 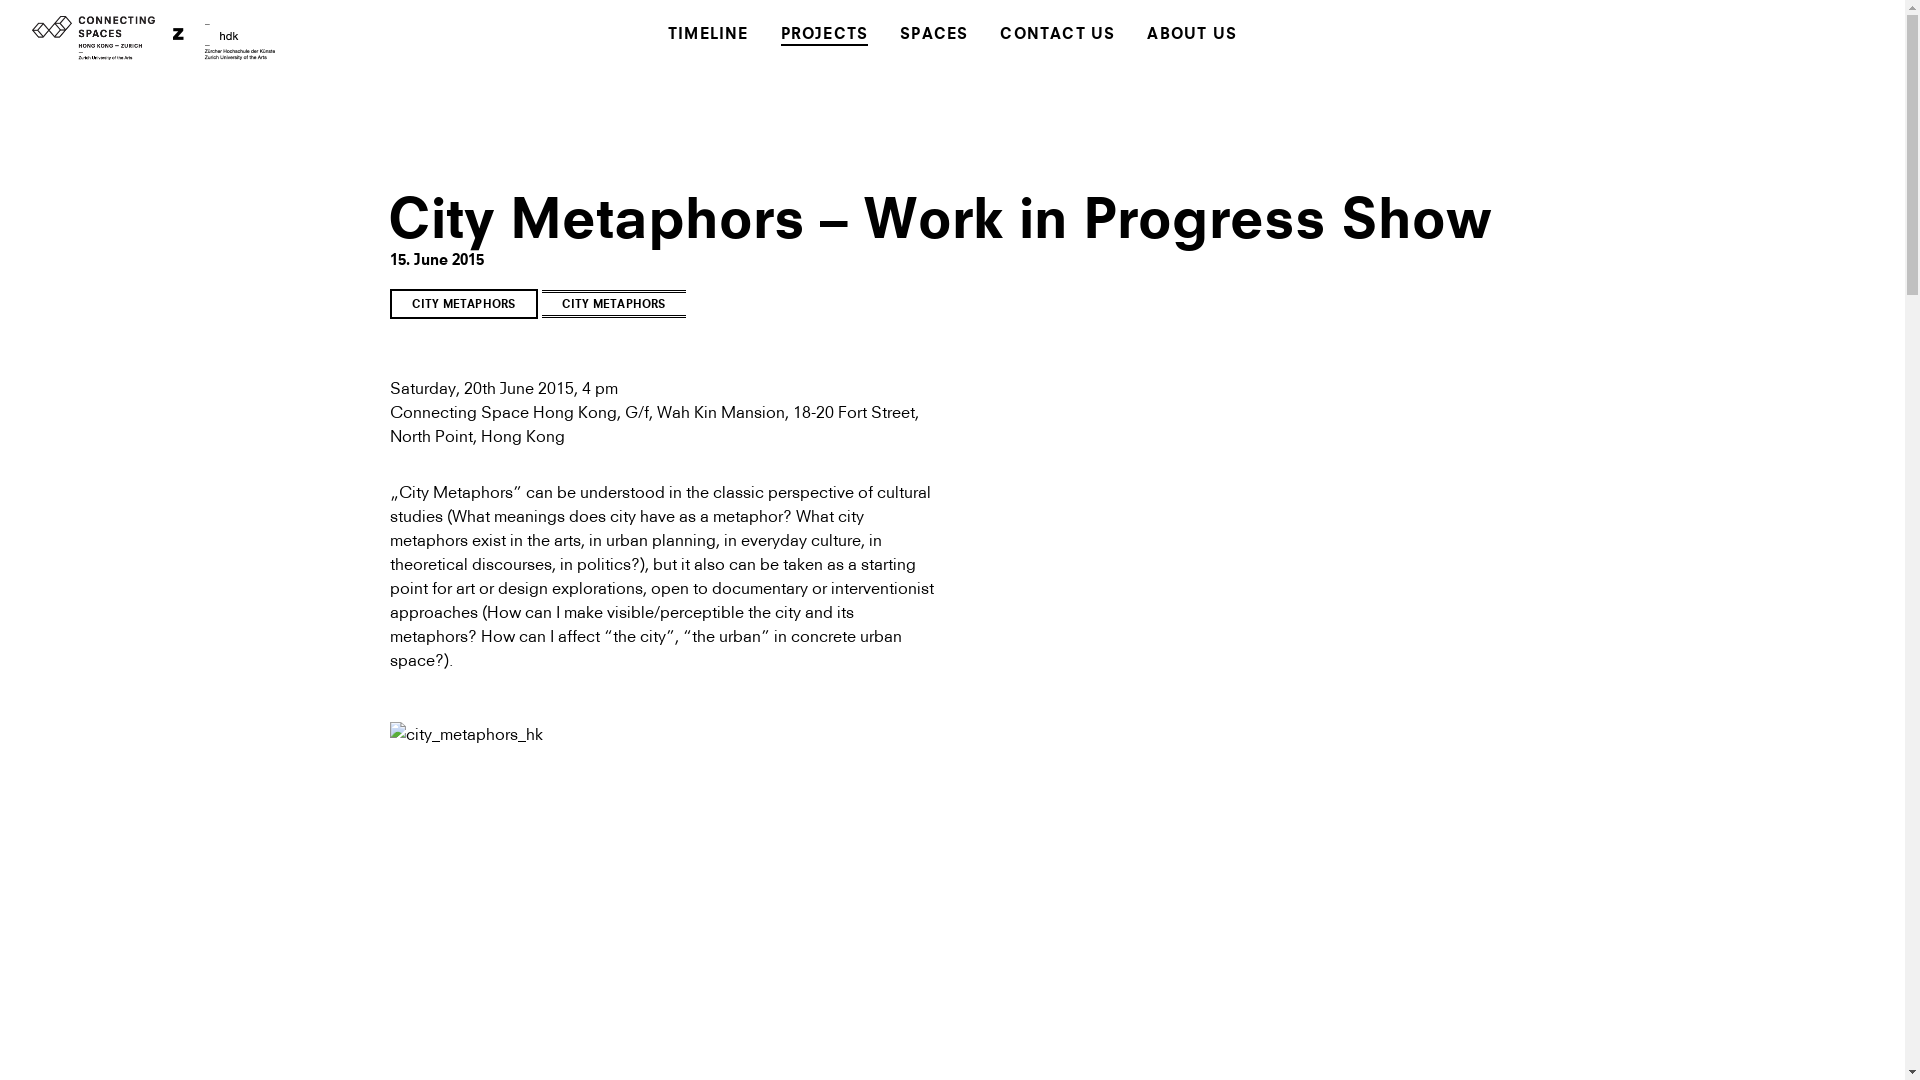 I want to click on 'PROJECTS', so click(x=825, y=36).